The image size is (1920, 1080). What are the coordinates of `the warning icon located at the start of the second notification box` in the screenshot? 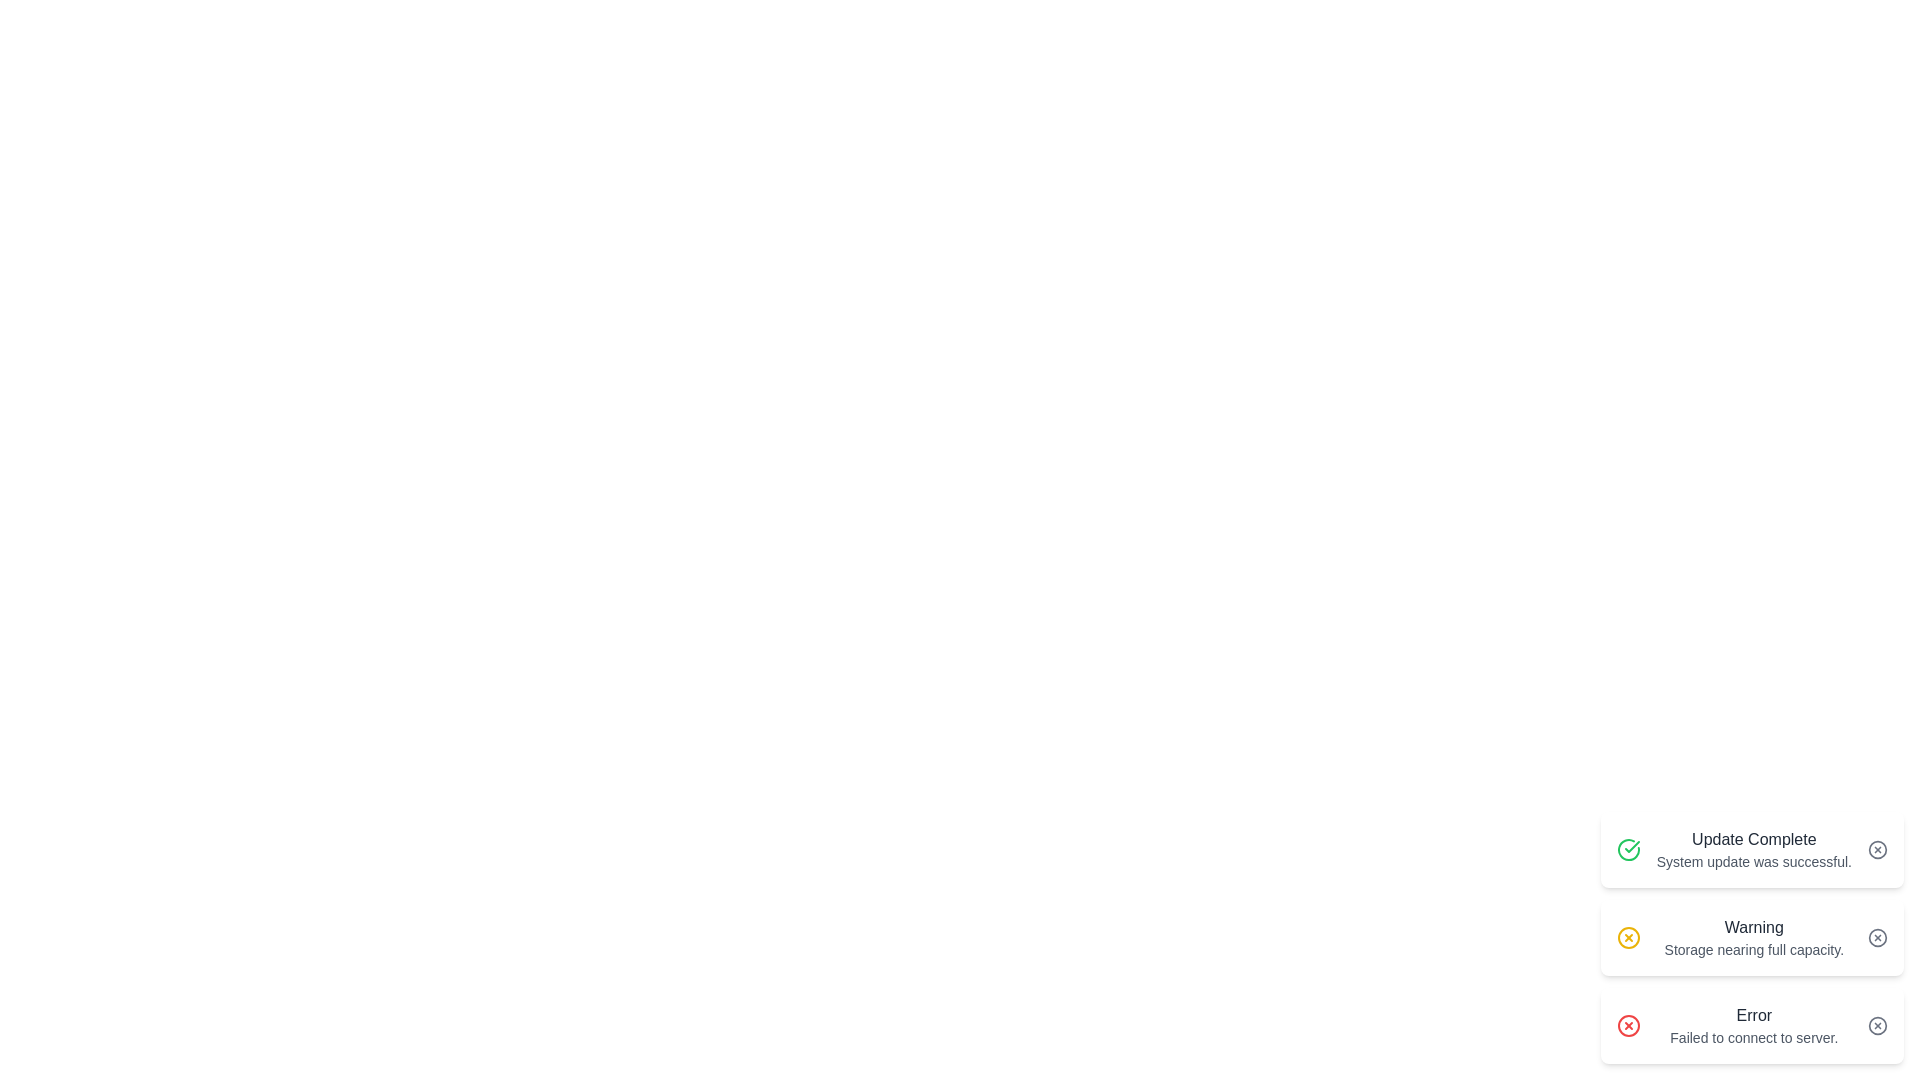 It's located at (1628, 937).